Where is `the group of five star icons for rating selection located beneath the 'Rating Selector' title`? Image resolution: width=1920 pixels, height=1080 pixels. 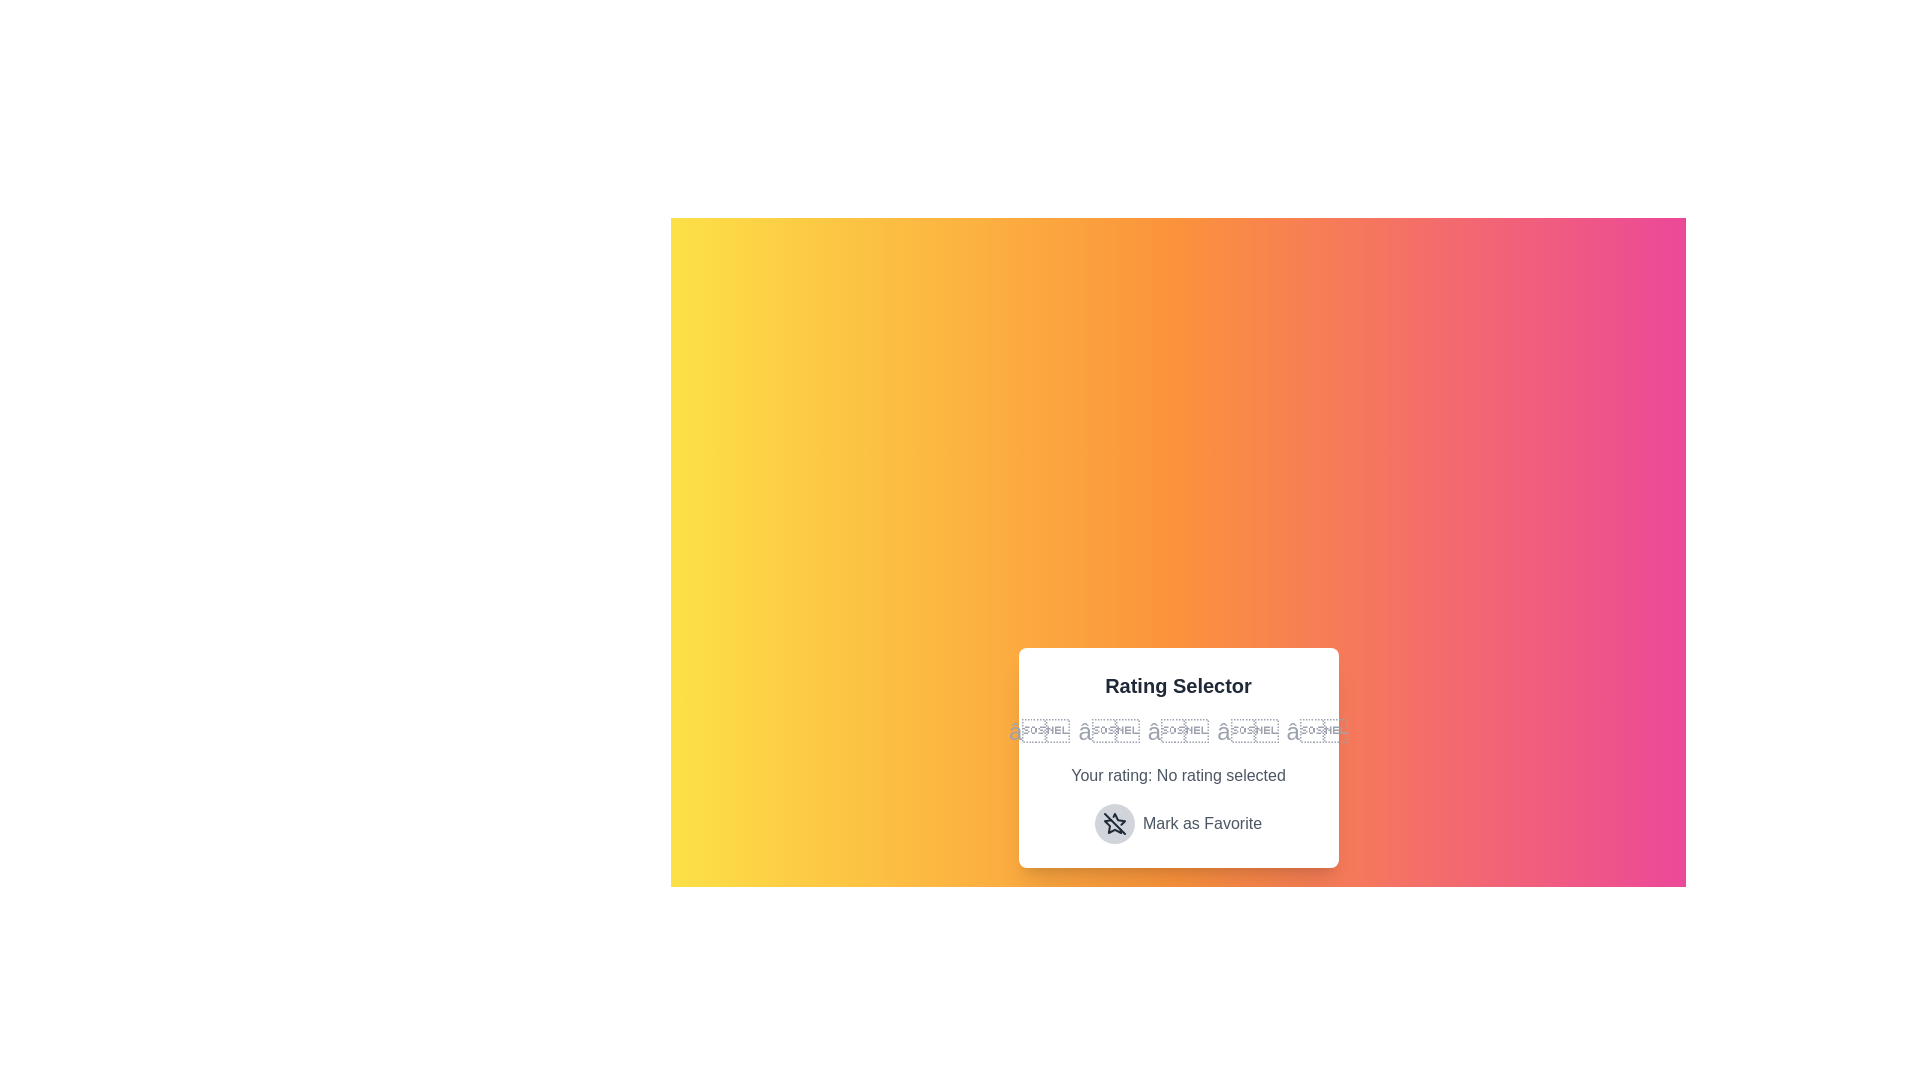
the group of five star icons for rating selection located beneath the 'Rating Selector' title is located at coordinates (1178, 732).